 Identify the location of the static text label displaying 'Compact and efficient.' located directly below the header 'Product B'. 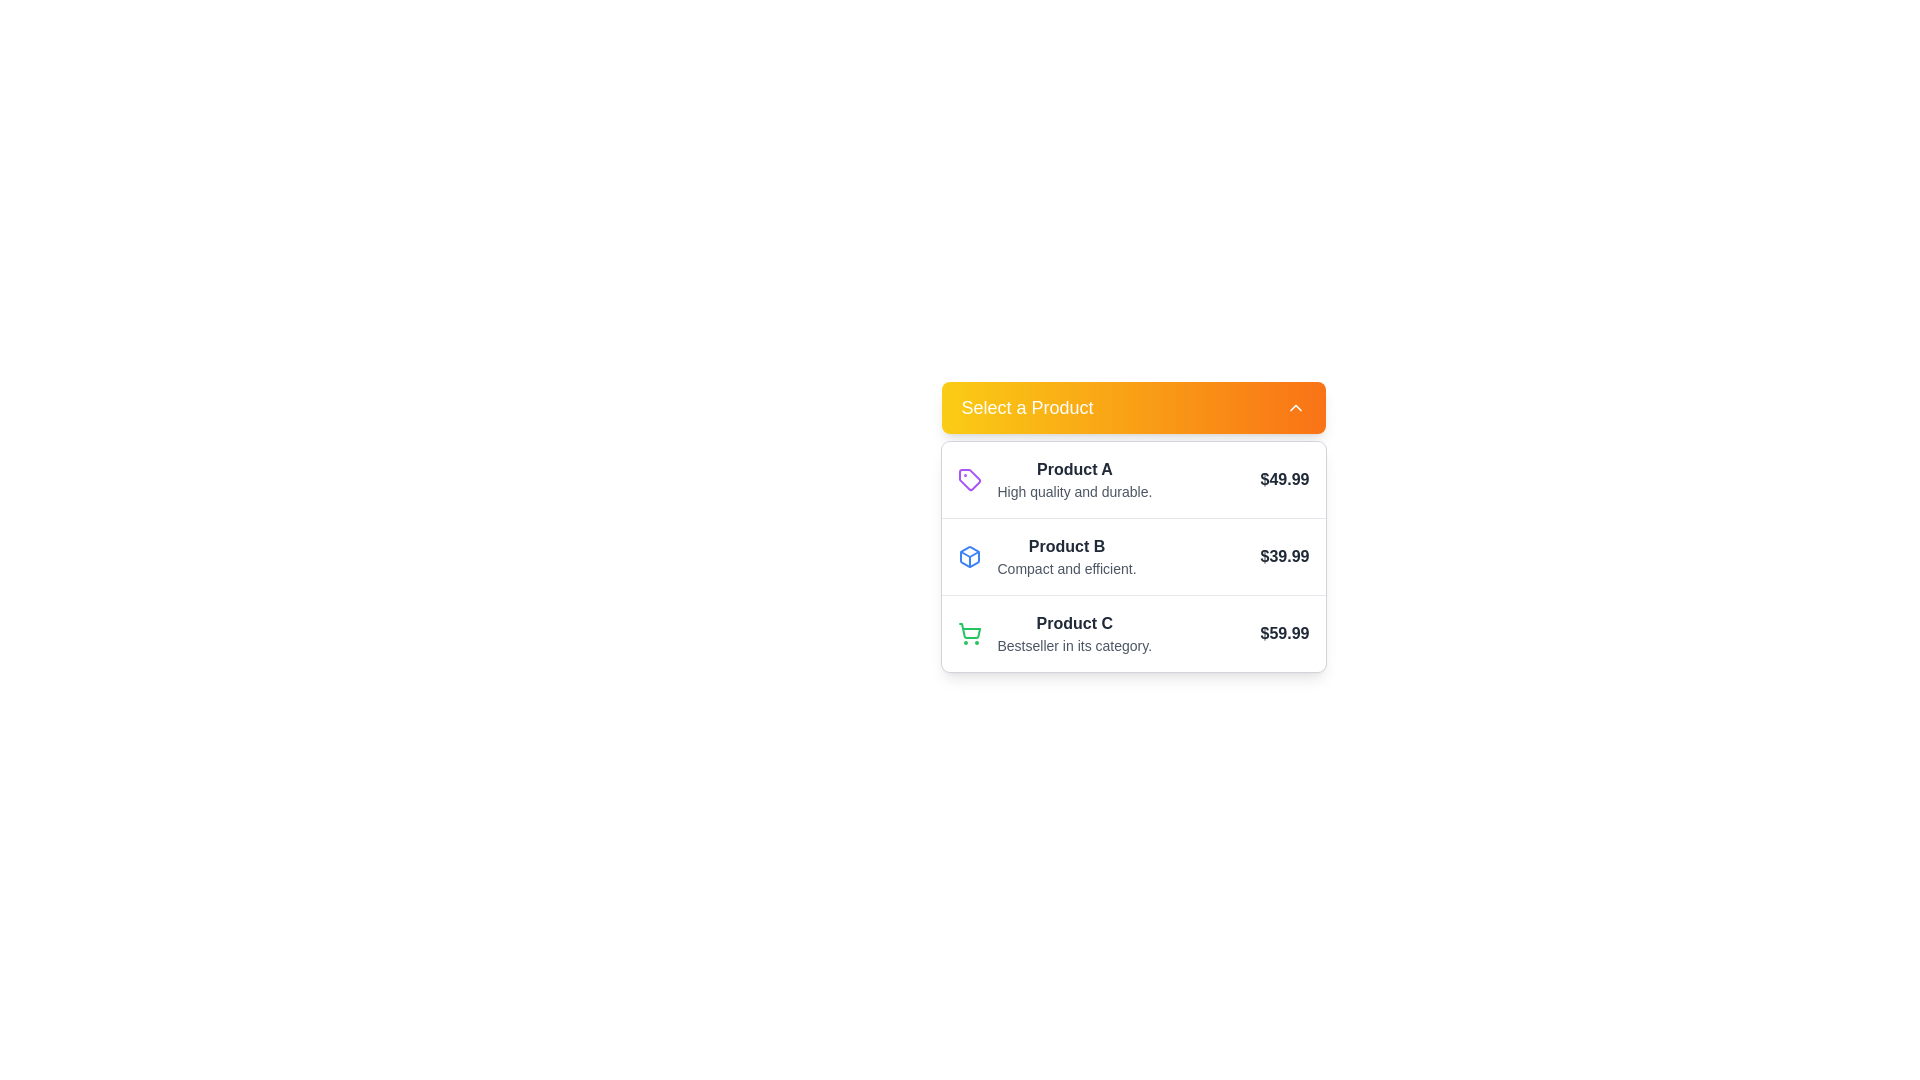
(1065, 569).